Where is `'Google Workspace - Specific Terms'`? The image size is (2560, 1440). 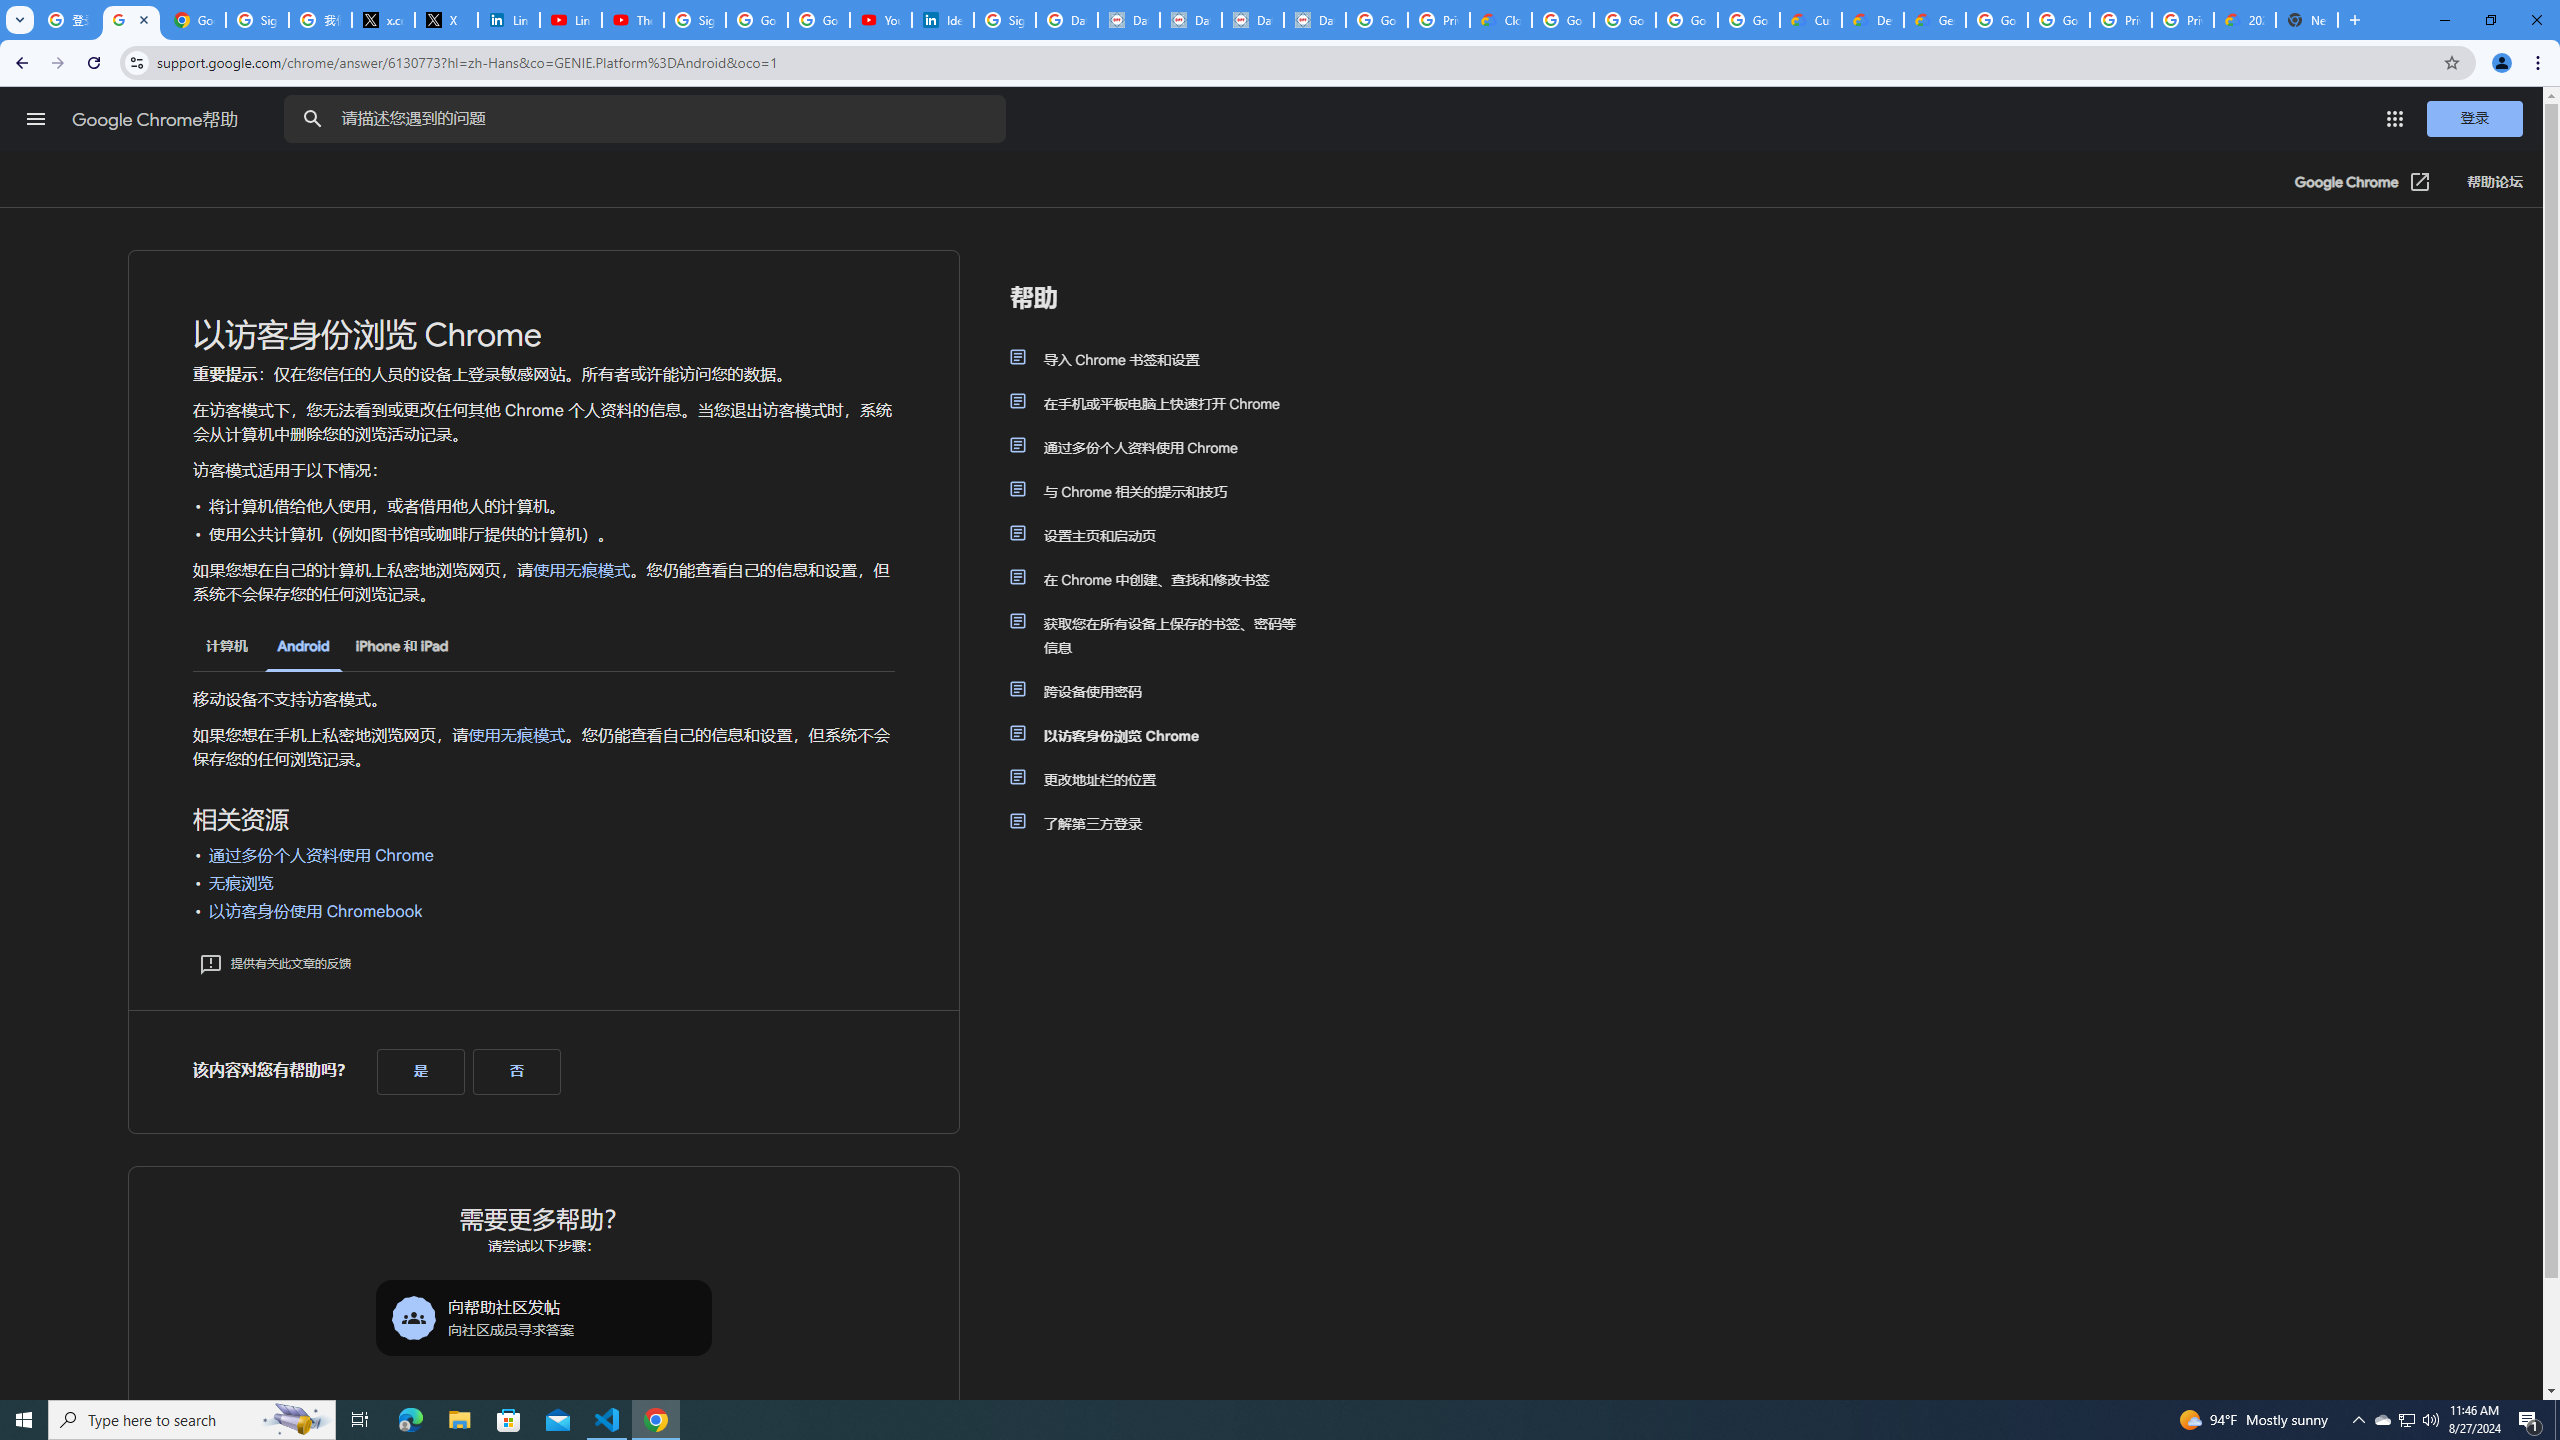 'Google Workspace - Specific Terms' is located at coordinates (1748, 19).